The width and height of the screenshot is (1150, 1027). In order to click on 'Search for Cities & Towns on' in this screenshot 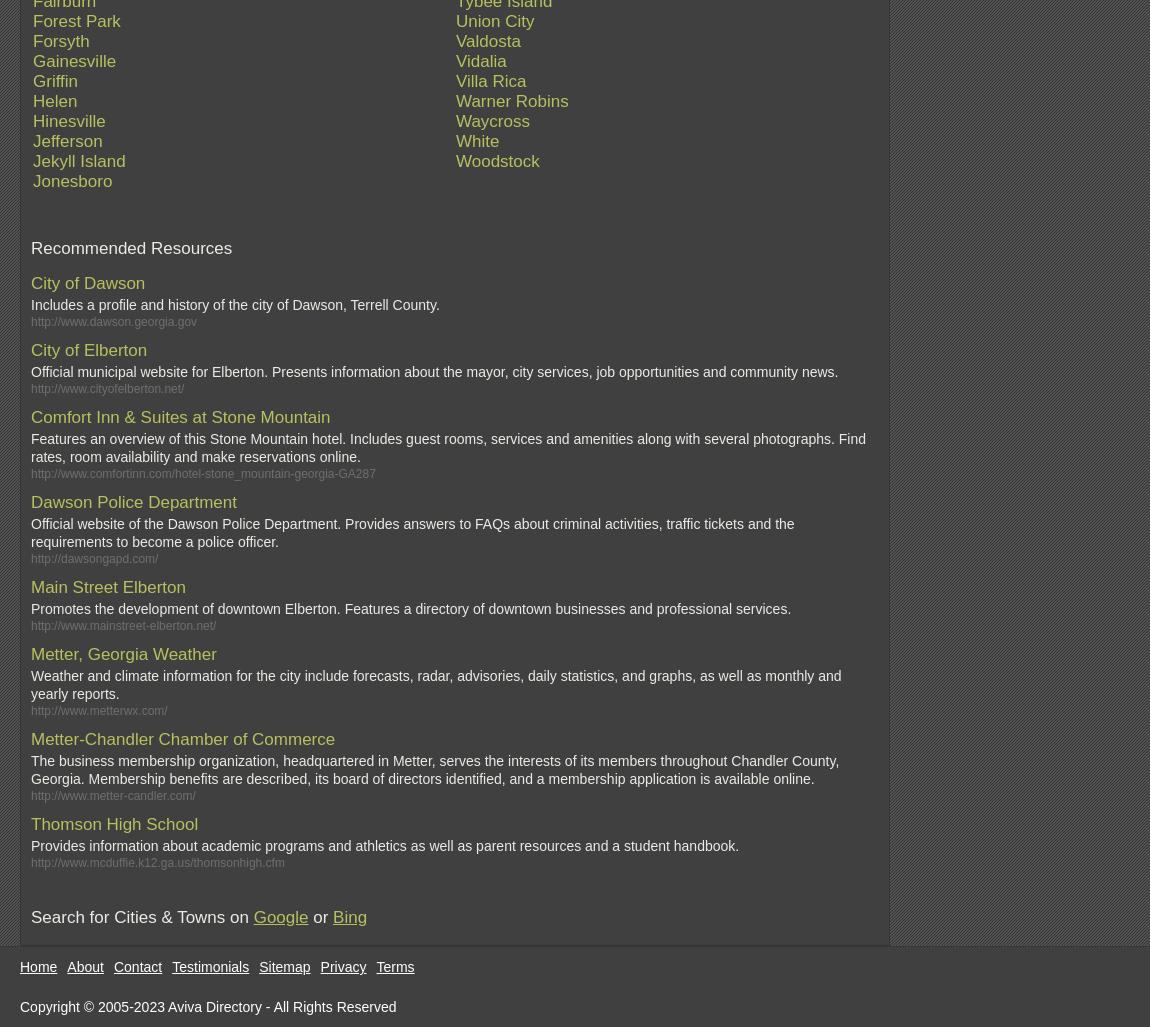, I will do `click(30, 917)`.